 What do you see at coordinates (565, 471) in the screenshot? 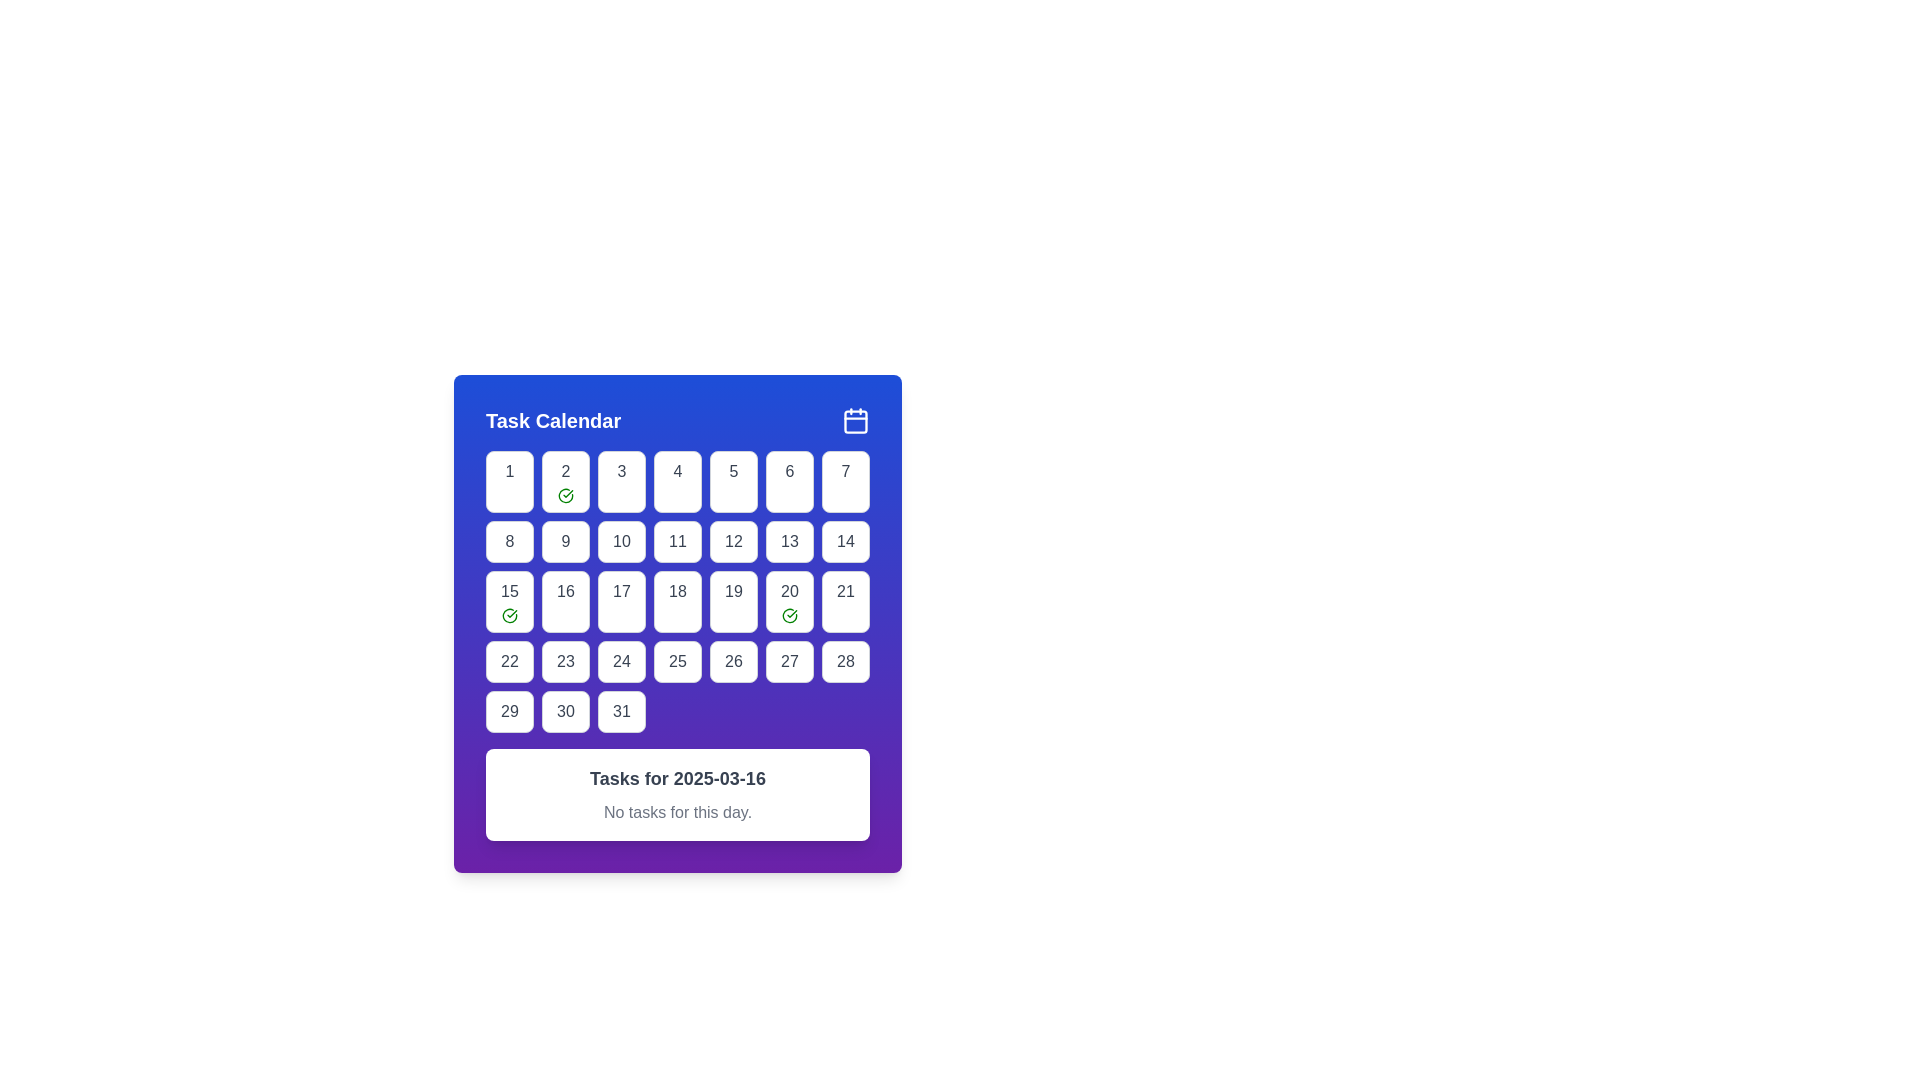
I see `the Text Label indicating the day '2' in the calendar grid, located in the second button of the first row under 'Task Calendar'` at bounding box center [565, 471].